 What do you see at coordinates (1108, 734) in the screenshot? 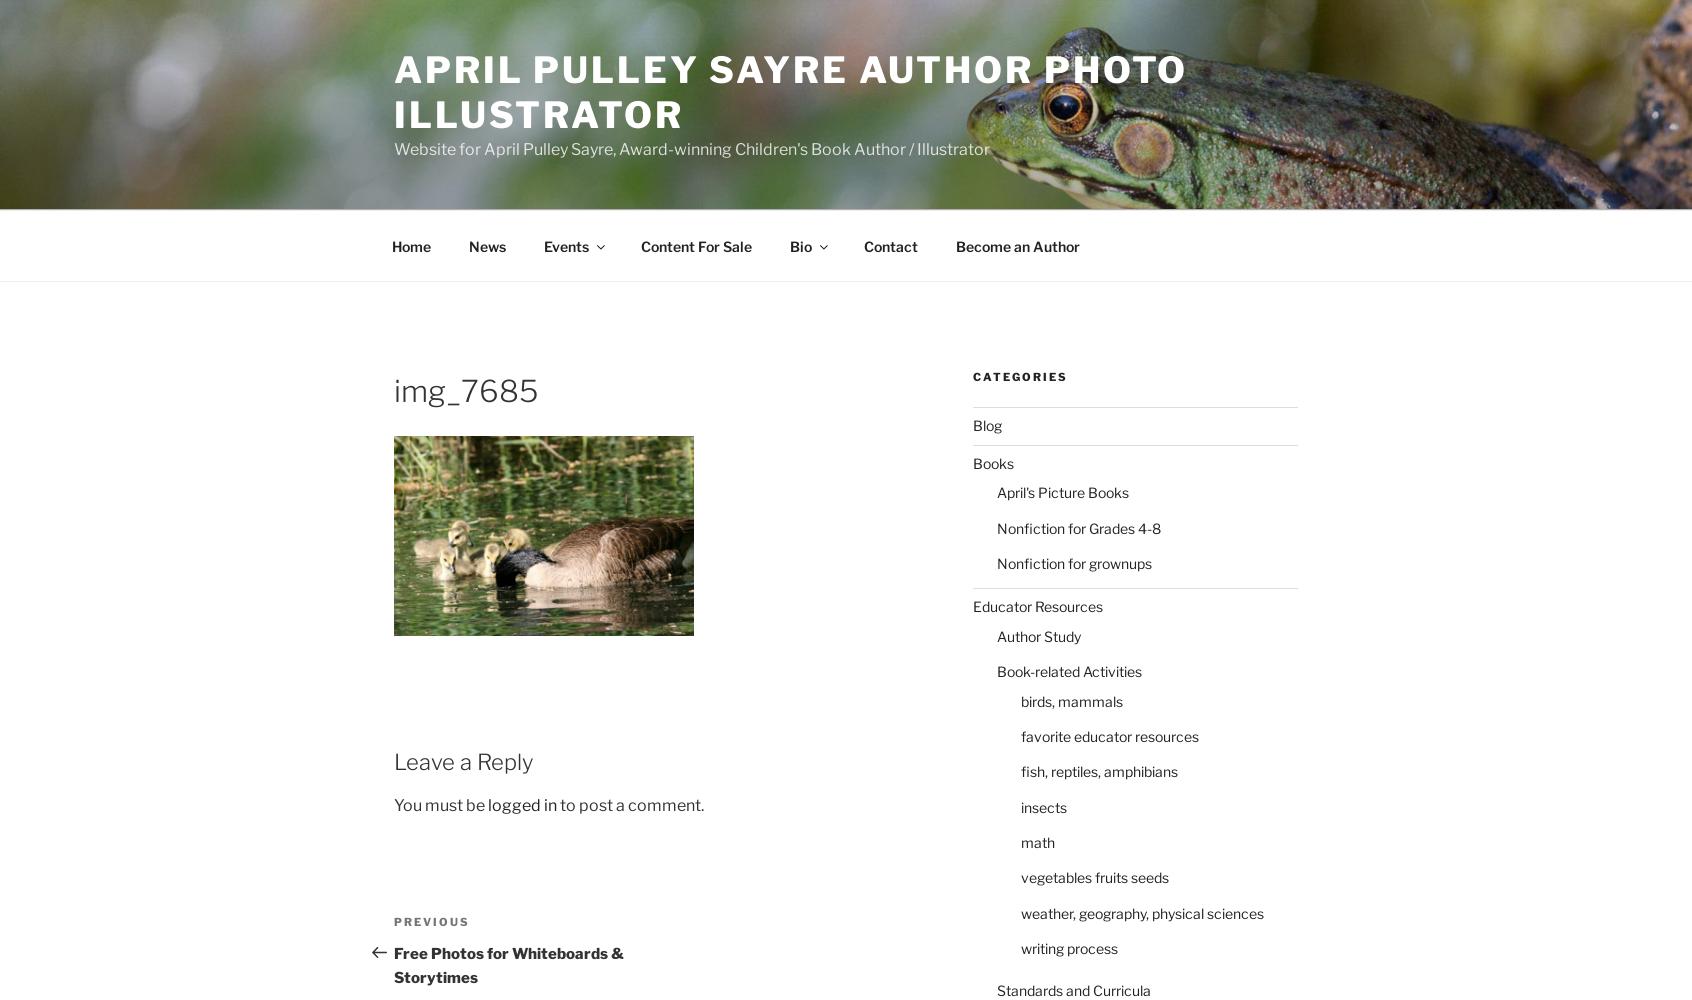
I see `'favorite educator resources'` at bounding box center [1108, 734].